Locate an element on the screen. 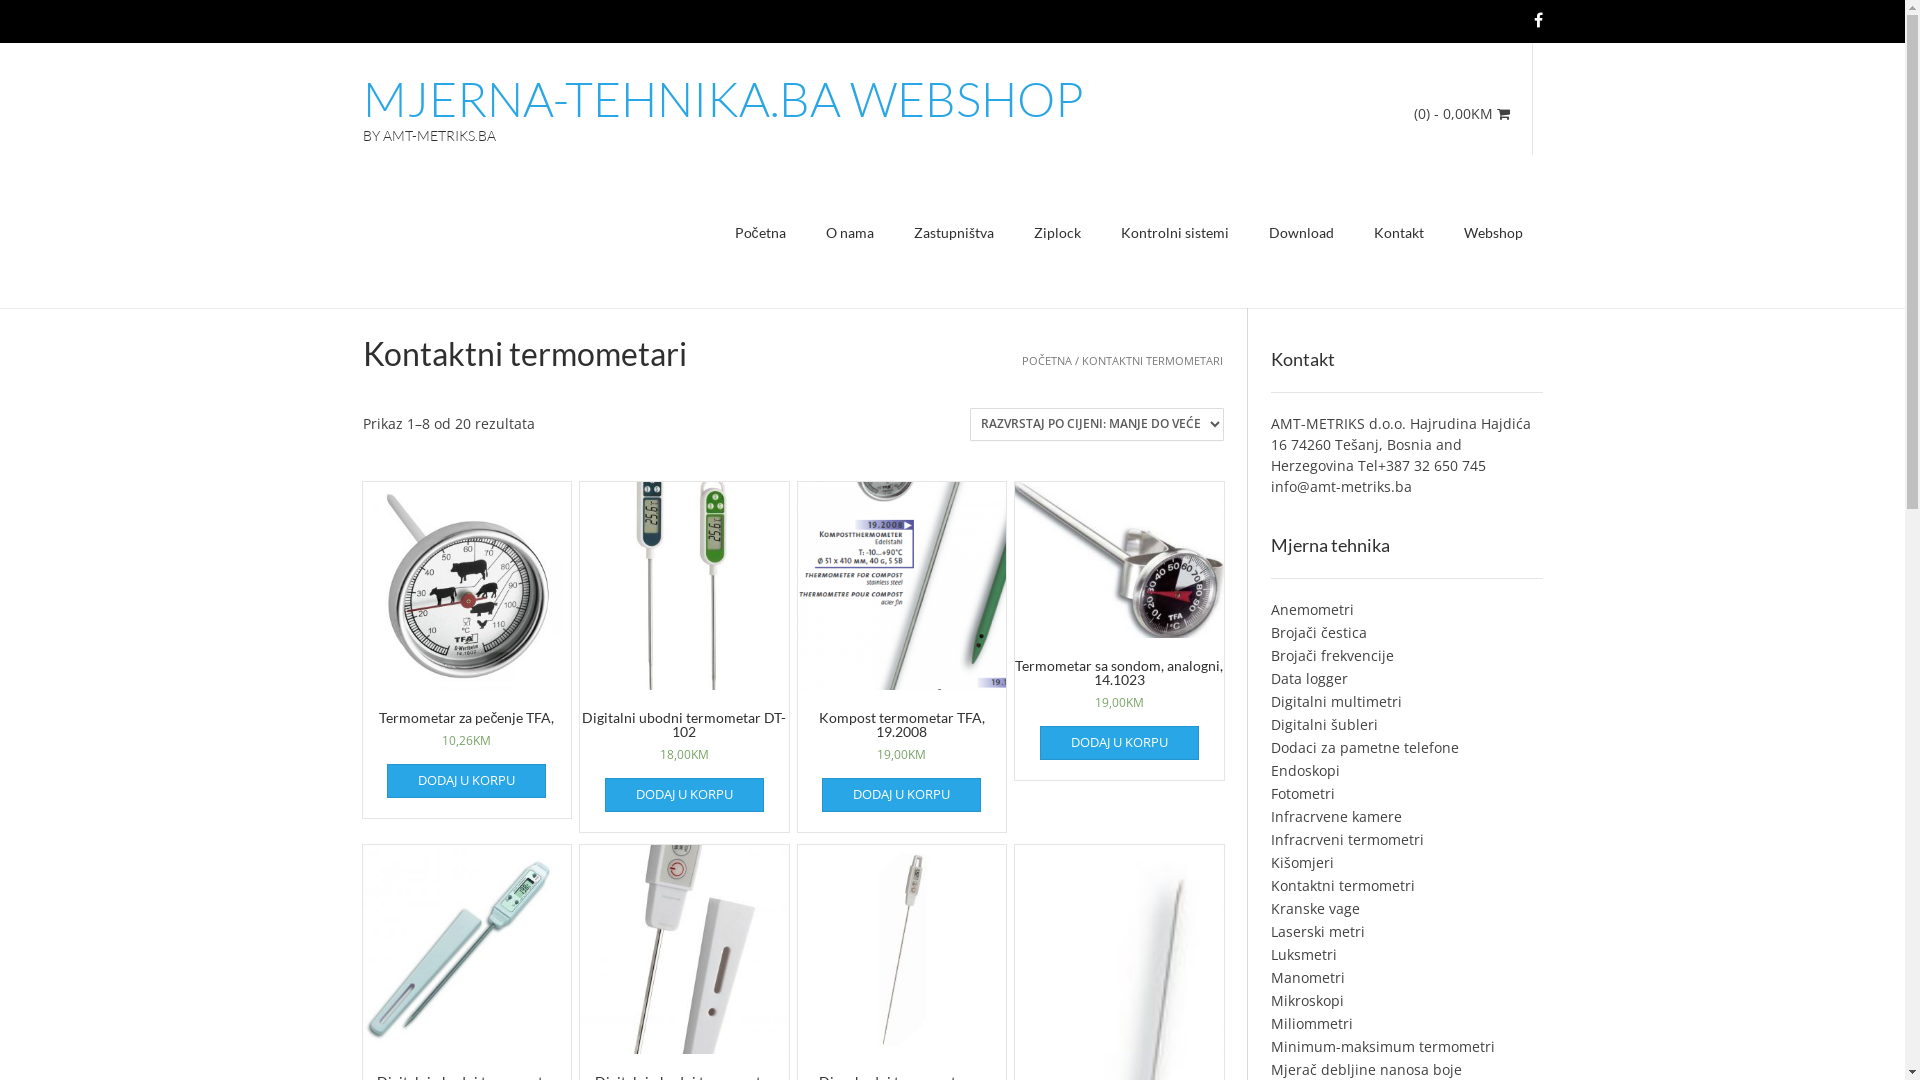  'Minimum-maksimum termometri' is located at coordinates (1270, 1045).